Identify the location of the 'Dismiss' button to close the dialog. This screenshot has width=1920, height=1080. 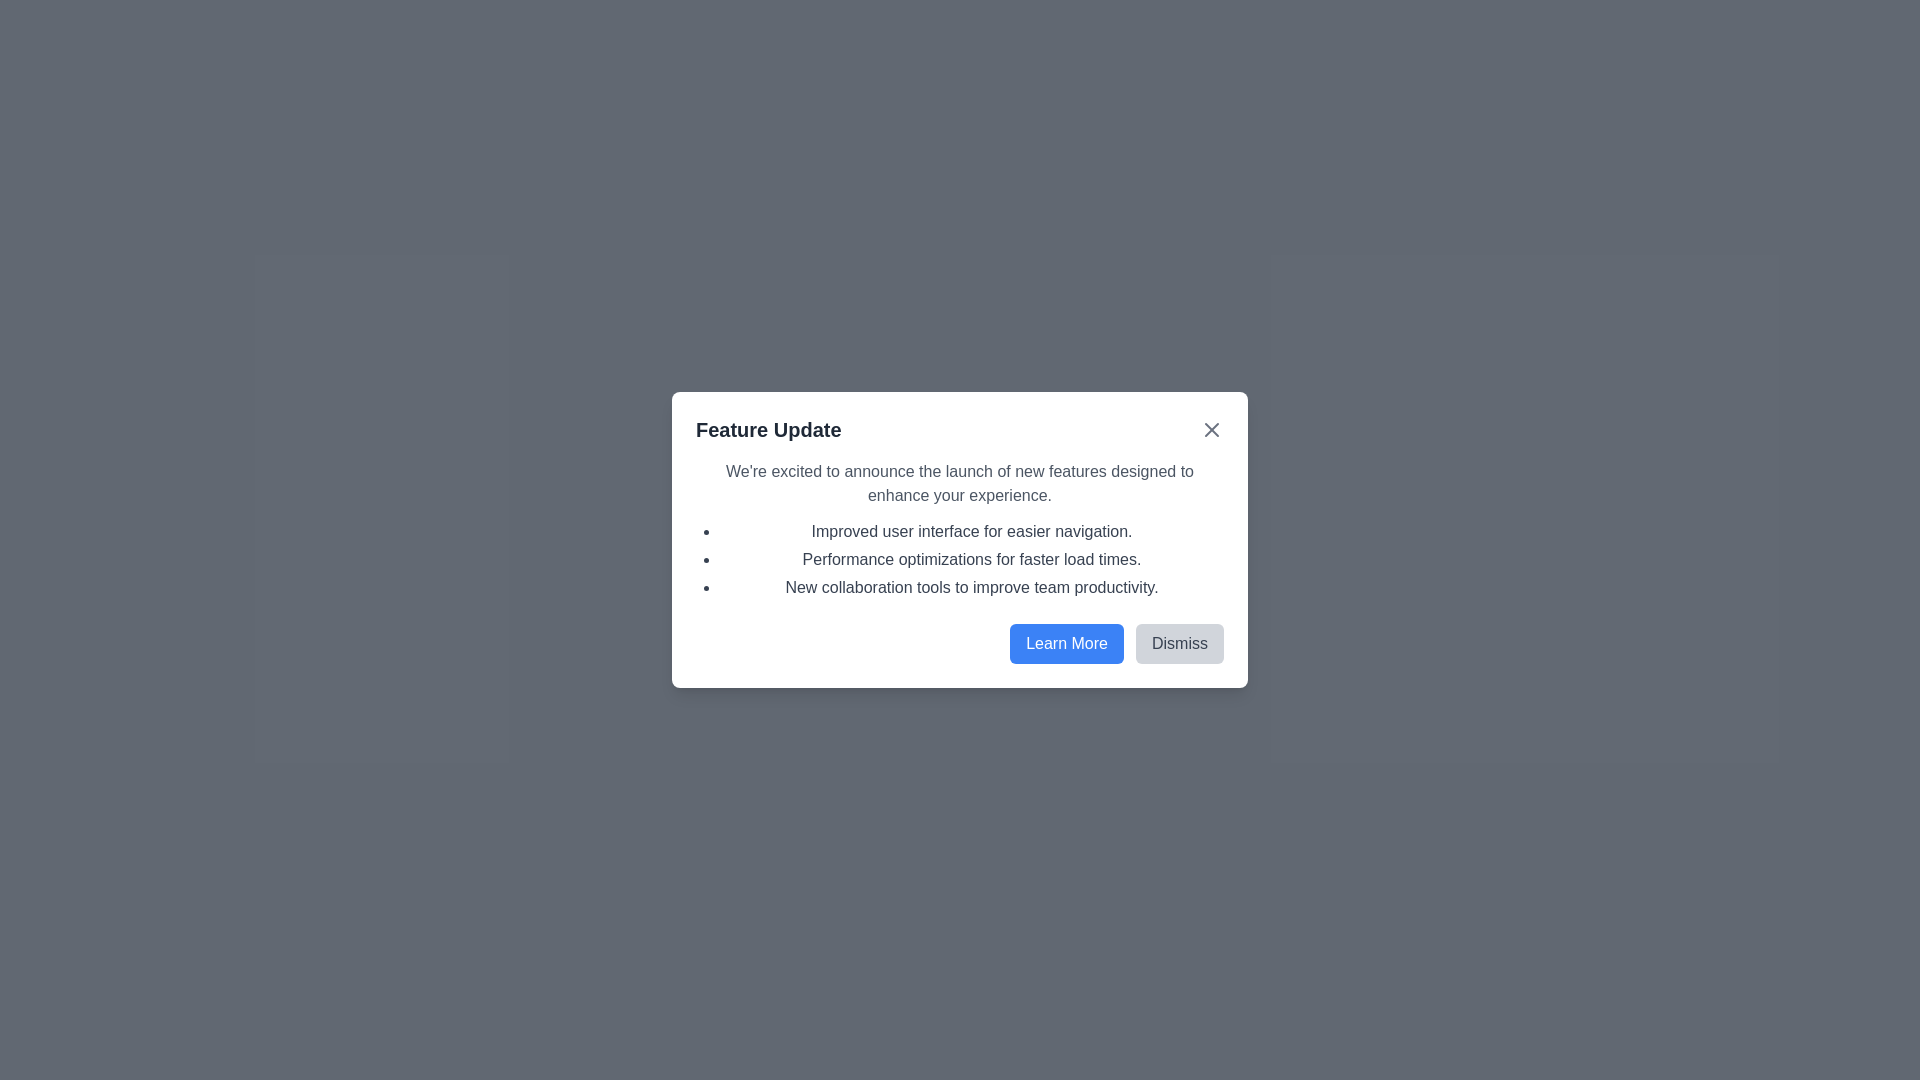
(1180, 644).